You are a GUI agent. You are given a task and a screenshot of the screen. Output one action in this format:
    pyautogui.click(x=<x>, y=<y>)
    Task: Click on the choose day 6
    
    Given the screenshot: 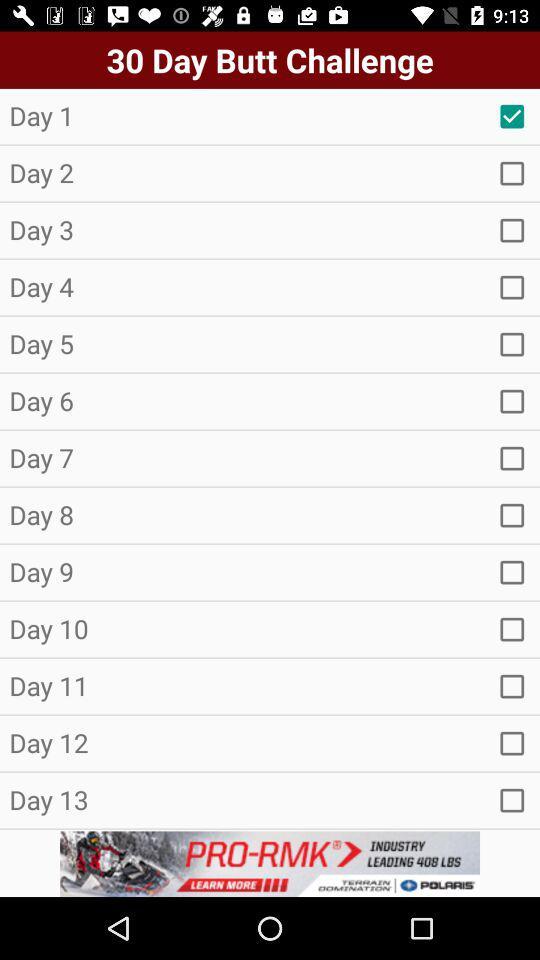 What is the action you would take?
    pyautogui.click(x=512, y=400)
    